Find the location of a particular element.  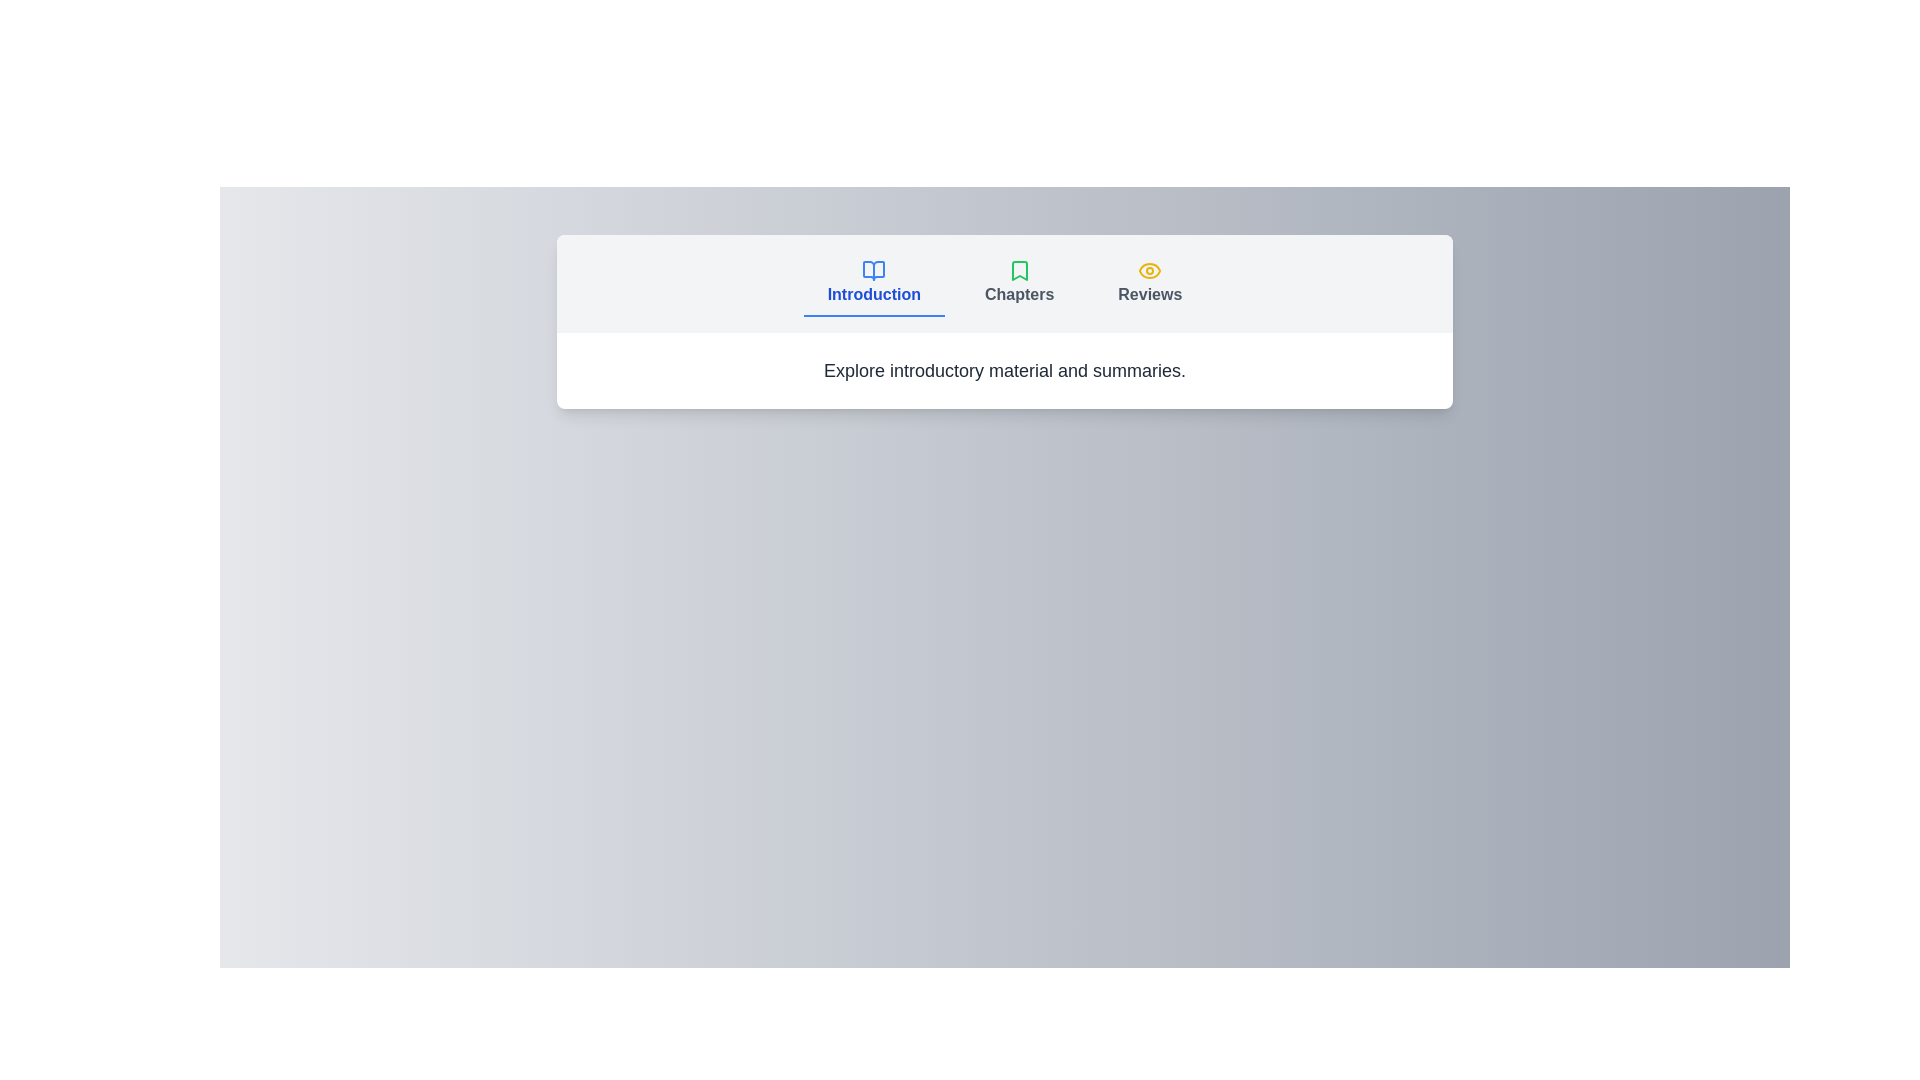

the Introduction tab to change focus is located at coordinates (873, 284).